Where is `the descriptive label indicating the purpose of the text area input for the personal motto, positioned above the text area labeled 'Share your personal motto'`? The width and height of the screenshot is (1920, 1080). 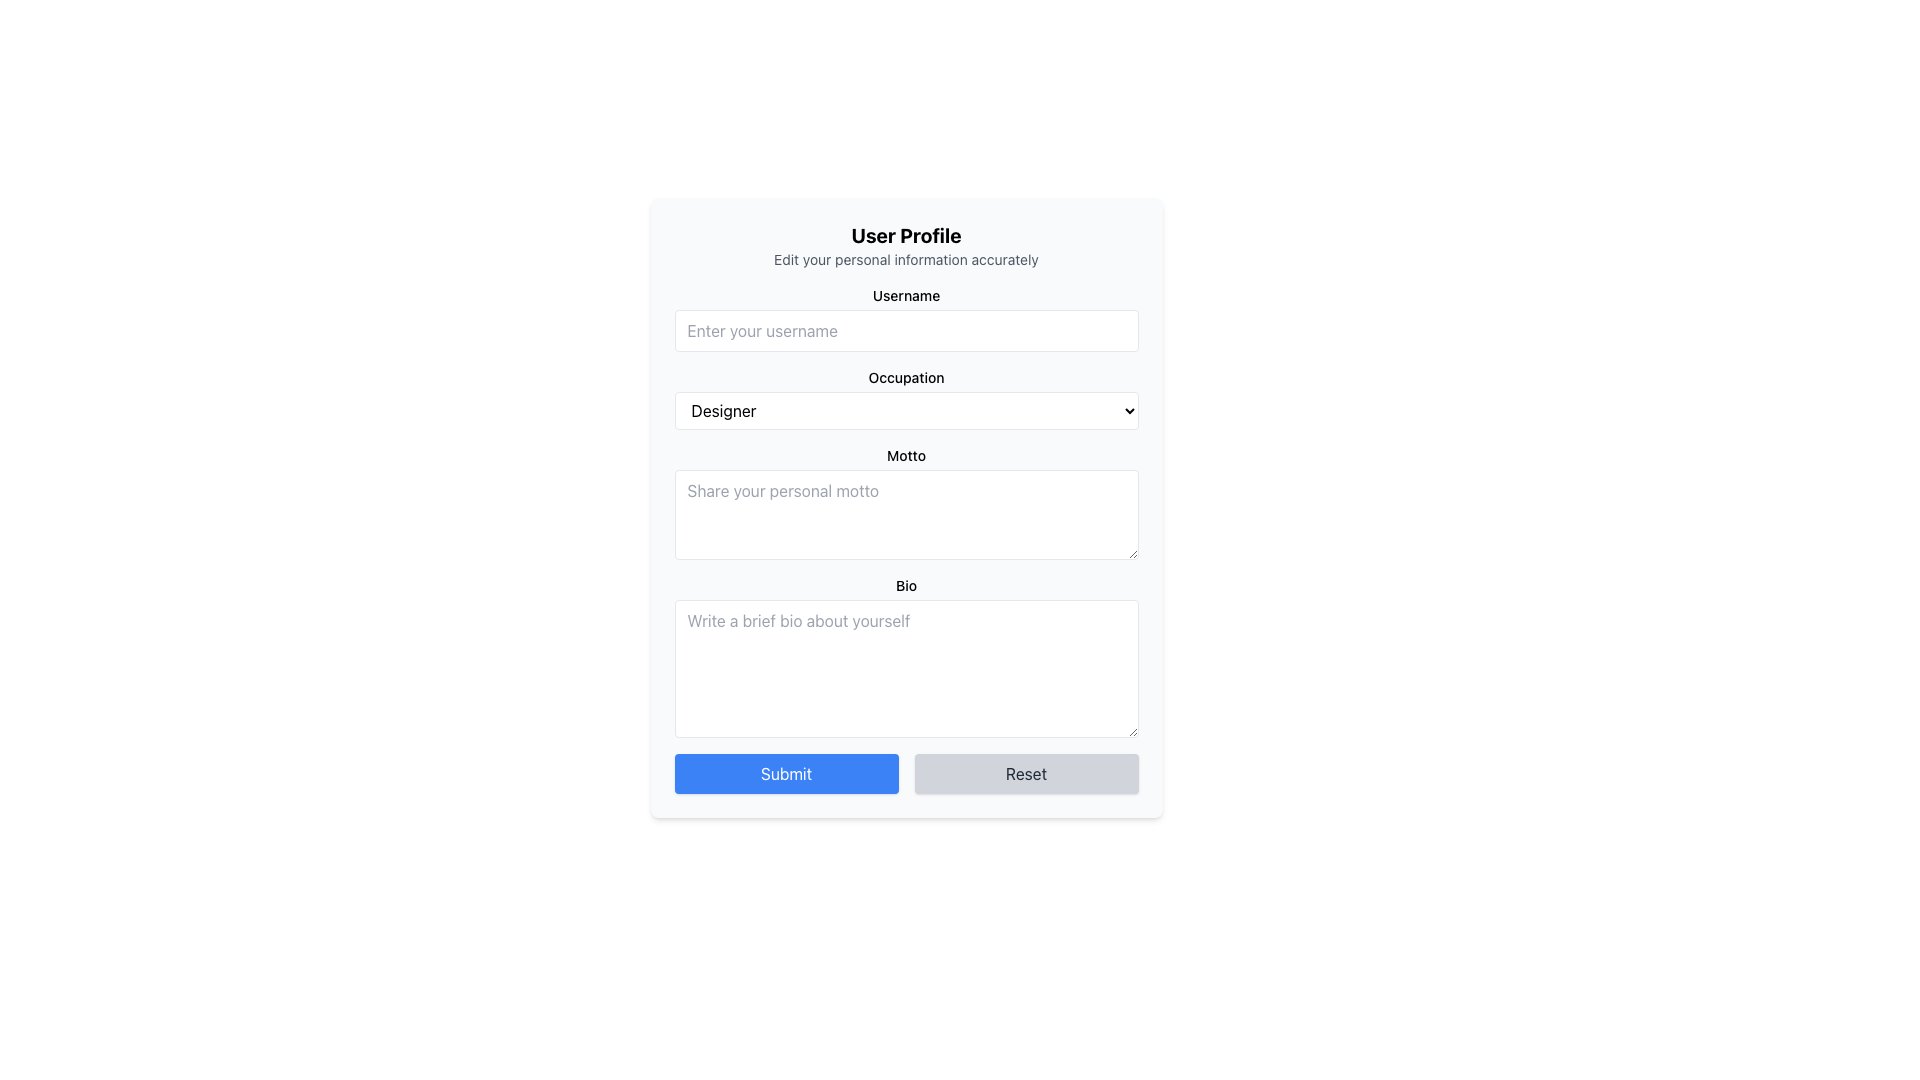
the descriptive label indicating the purpose of the text area input for the personal motto, positioned above the text area labeled 'Share your personal motto' is located at coordinates (905, 455).